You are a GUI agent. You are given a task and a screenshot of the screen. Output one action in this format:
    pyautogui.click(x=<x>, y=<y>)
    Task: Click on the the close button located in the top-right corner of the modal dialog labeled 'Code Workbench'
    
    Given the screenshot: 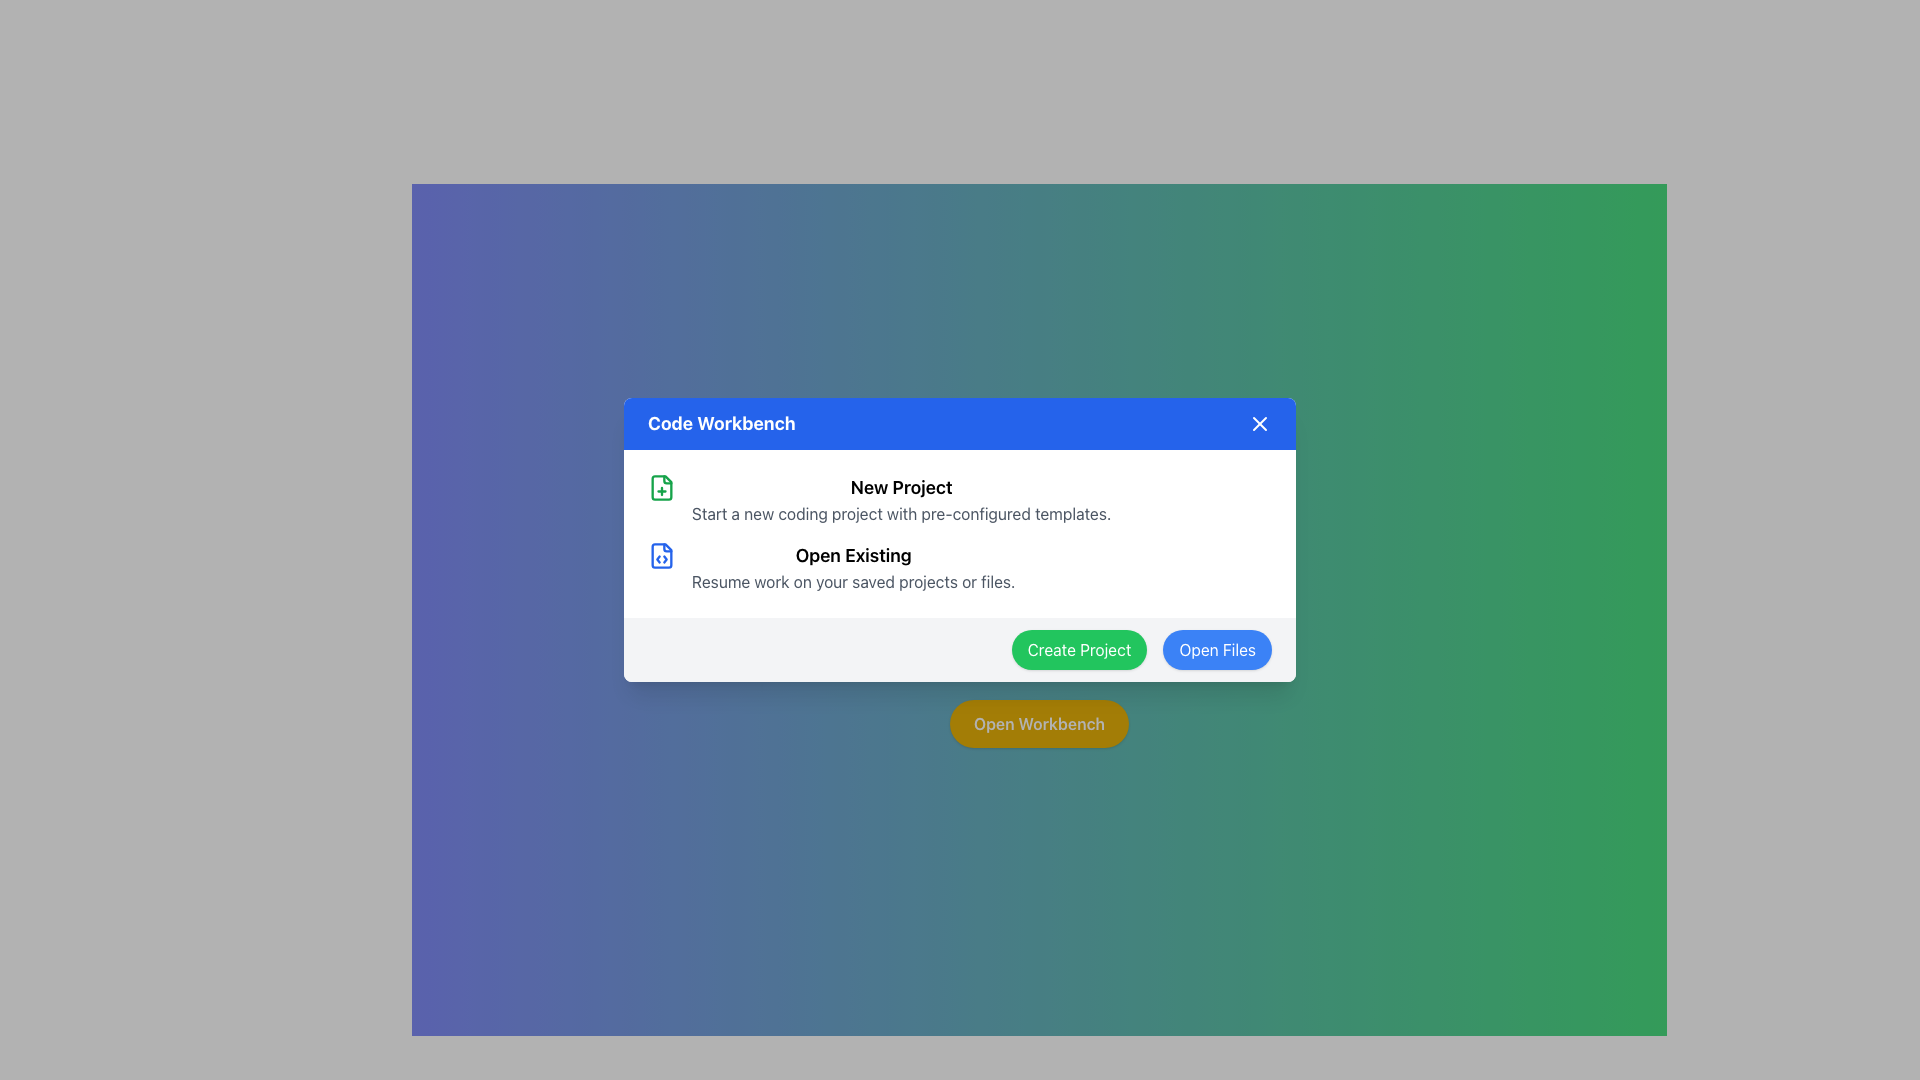 What is the action you would take?
    pyautogui.click(x=1258, y=423)
    